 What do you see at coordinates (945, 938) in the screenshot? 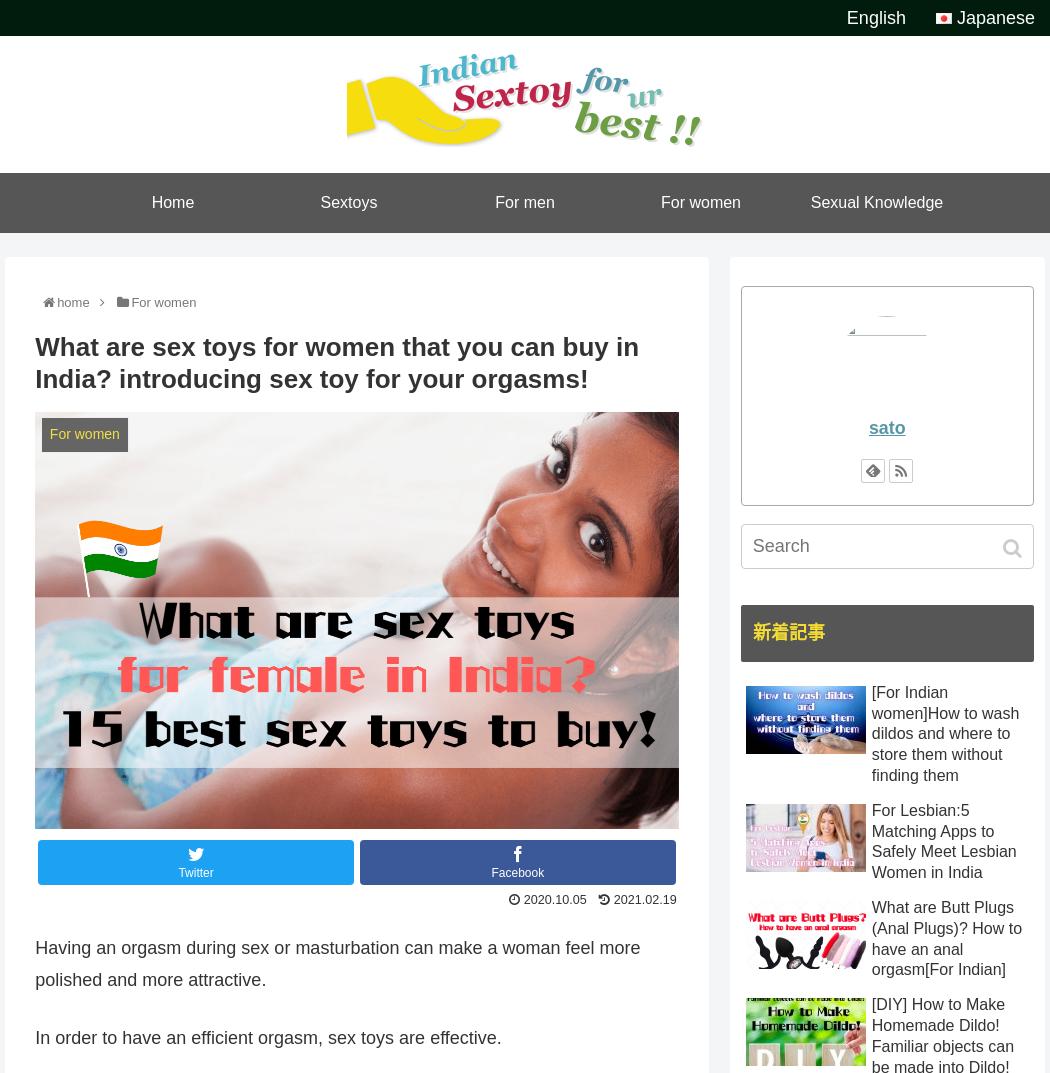
I see `'What are Butt Plugs (Anal Plugs)? How to have an anal orgasm[For Indian]'` at bounding box center [945, 938].